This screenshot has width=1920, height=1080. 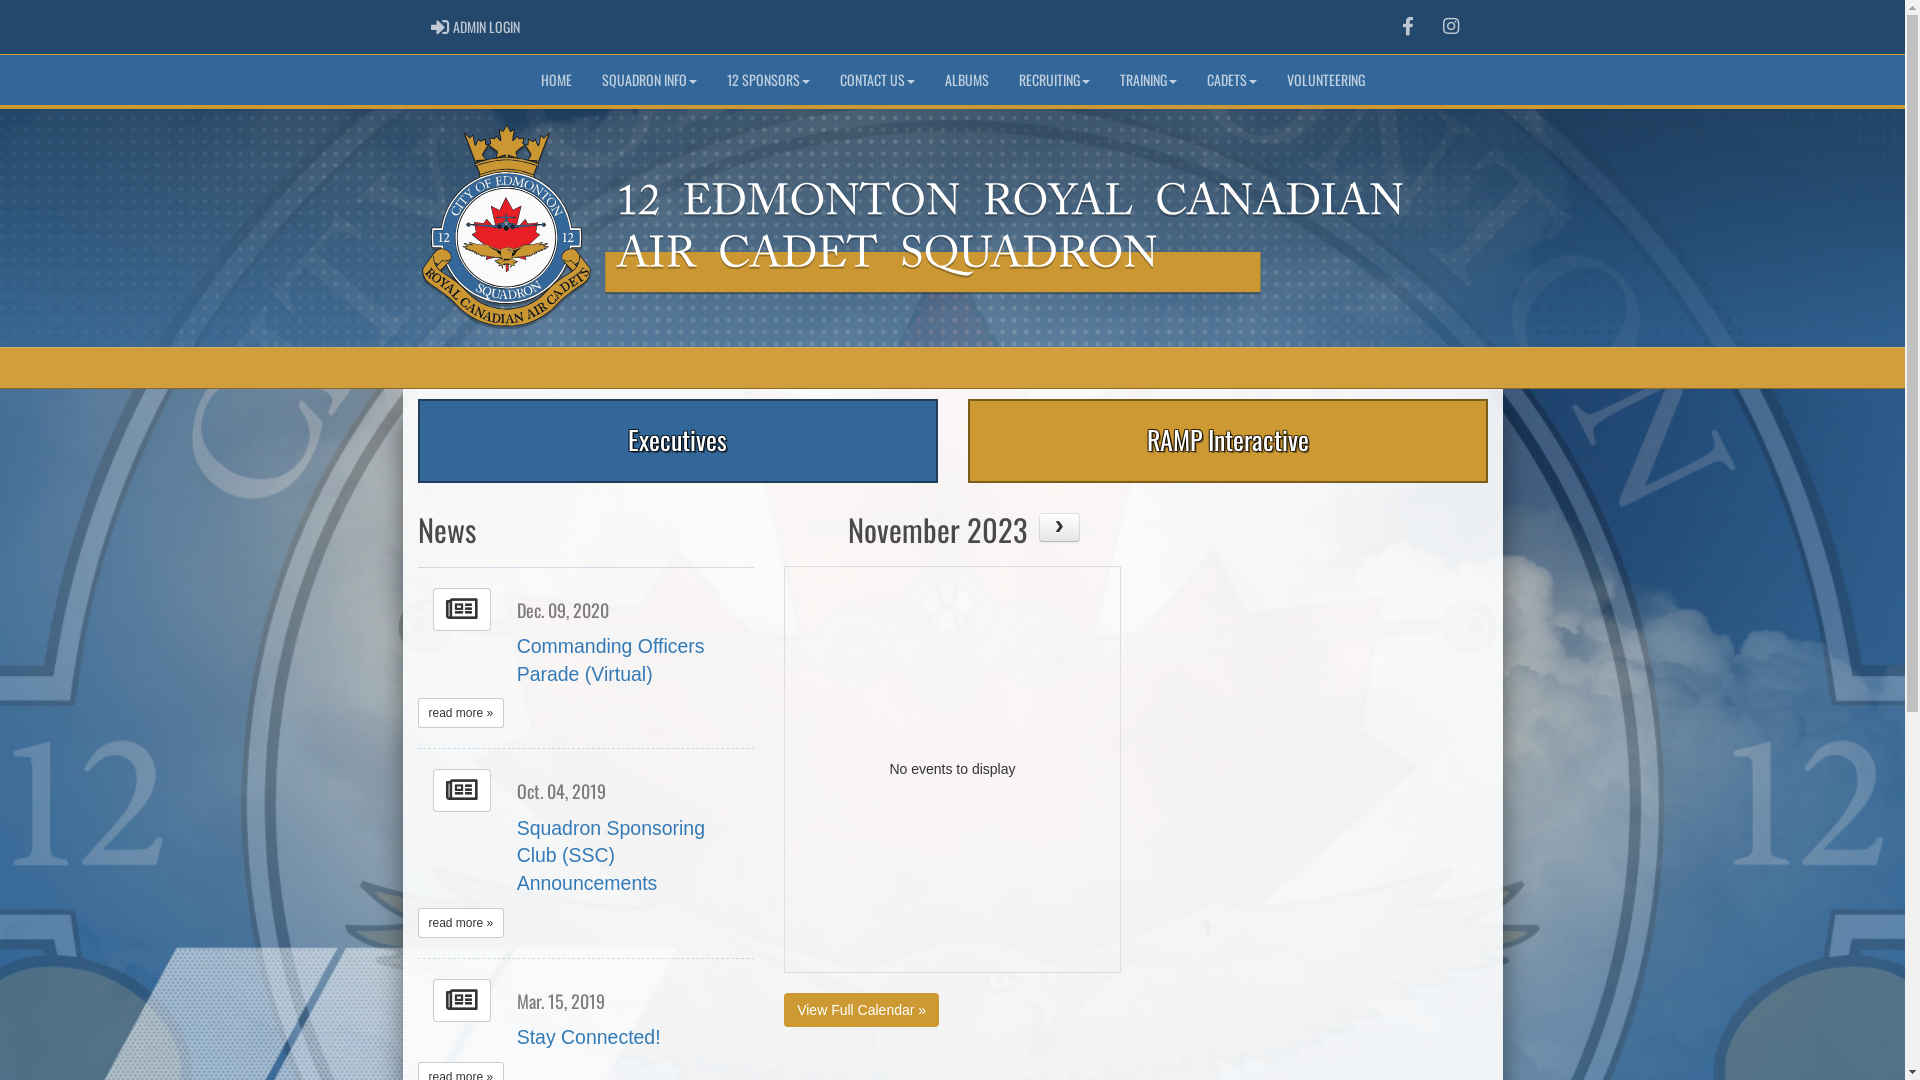 What do you see at coordinates (1450, 27) in the screenshot?
I see `'Instagram'` at bounding box center [1450, 27].